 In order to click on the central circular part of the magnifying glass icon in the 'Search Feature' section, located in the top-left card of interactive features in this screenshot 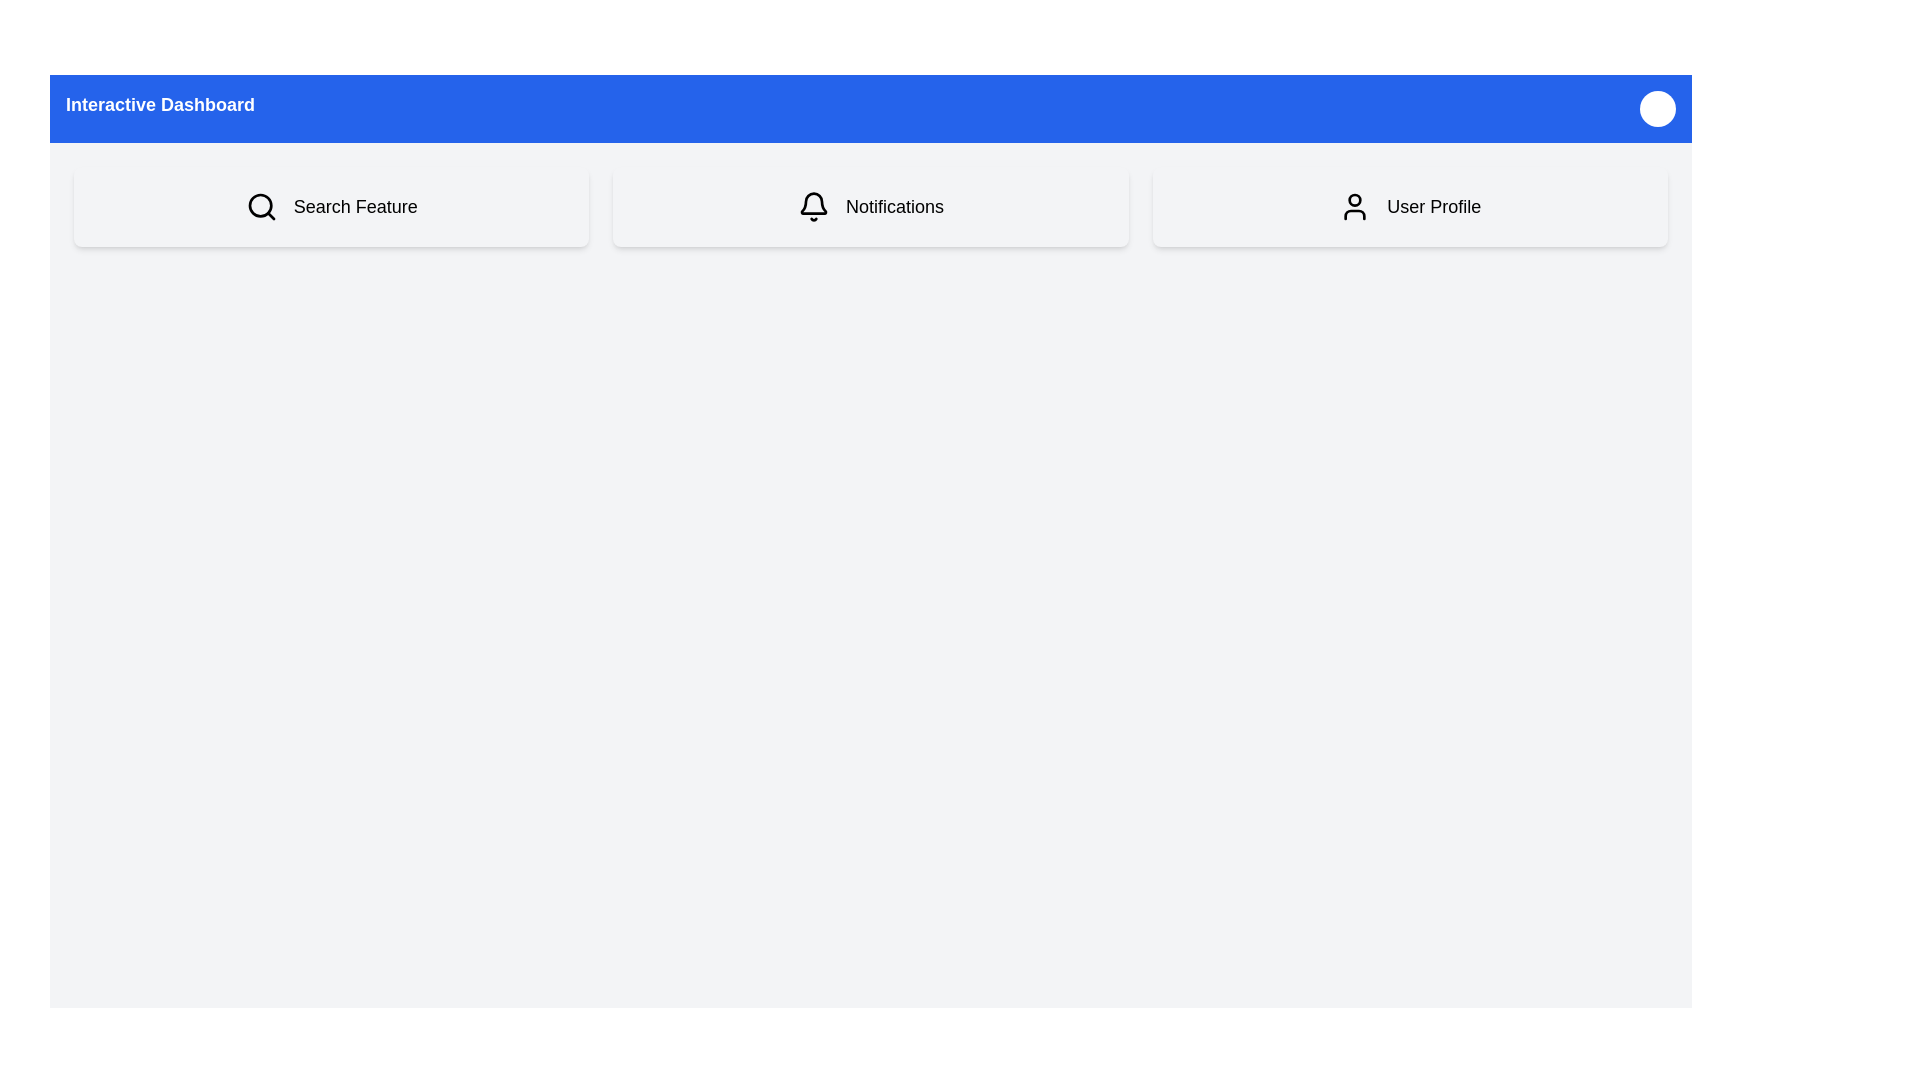, I will do `click(259, 205)`.